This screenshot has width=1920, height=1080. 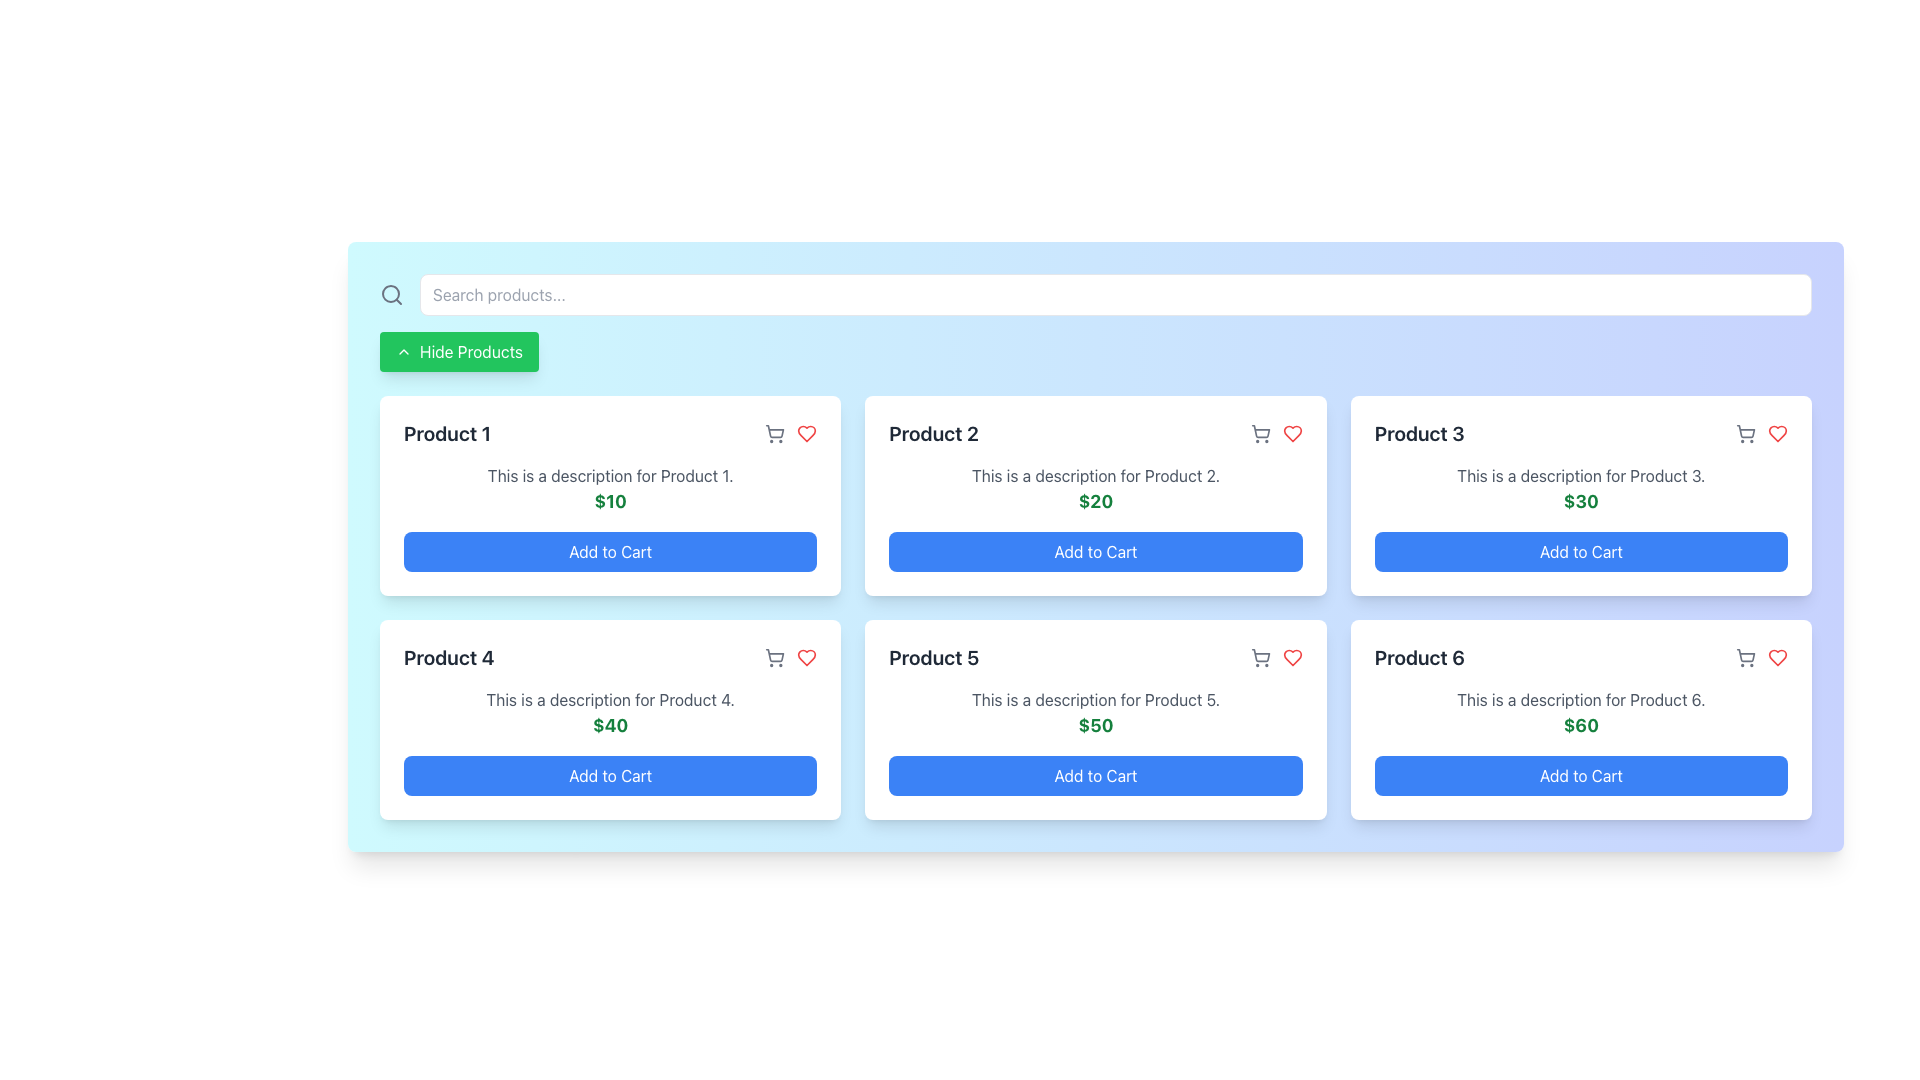 What do you see at coordinates (1580, 551) in the screenshot?
I see `the 'Add to Cart' button with a blue background and white text, located at the bottom of the card for 'Product 3'` at bounding box center [1580, 551].